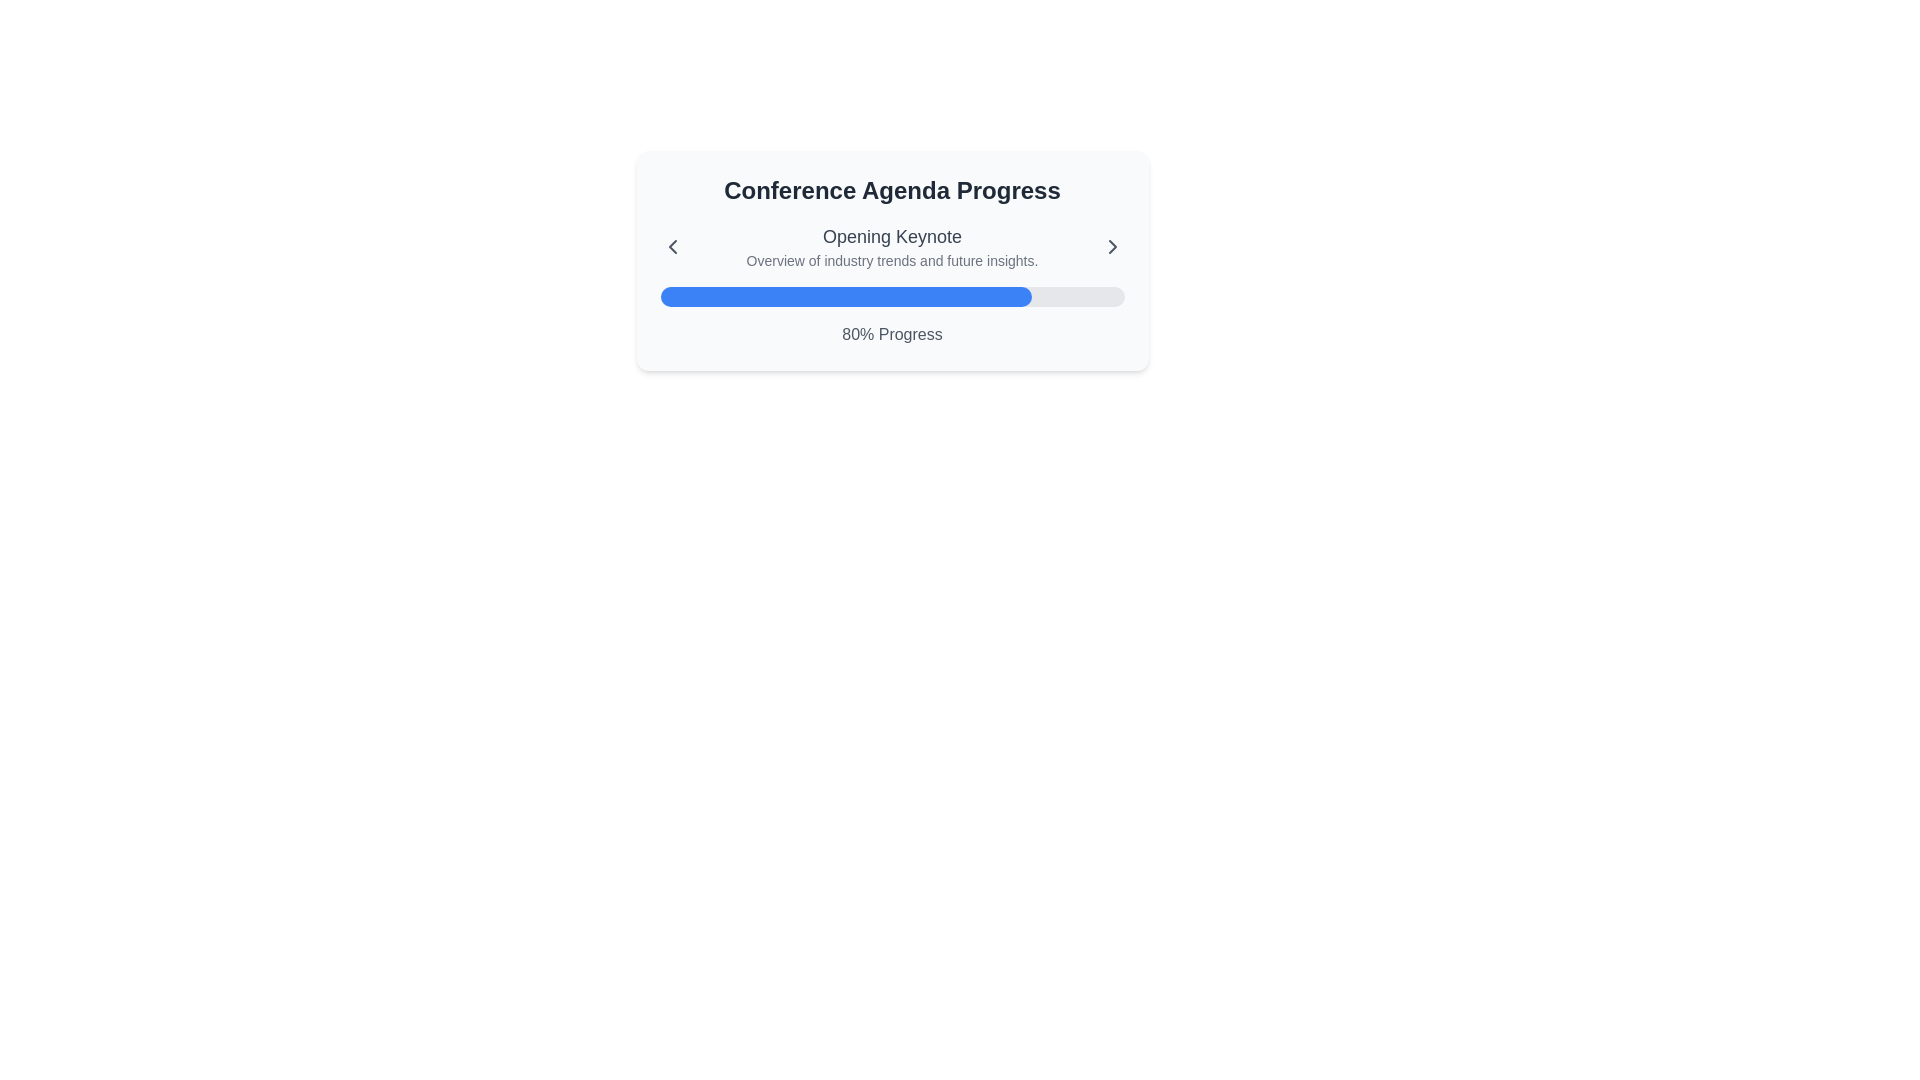 The image size is (1920, 1080). Describe the element at coordinates (891, 245) in the screenshot. I see `text content of the Composite element displaying the title 'Opening Keynote' and the description 'Overview of industry trends and future insights.'` at that location.